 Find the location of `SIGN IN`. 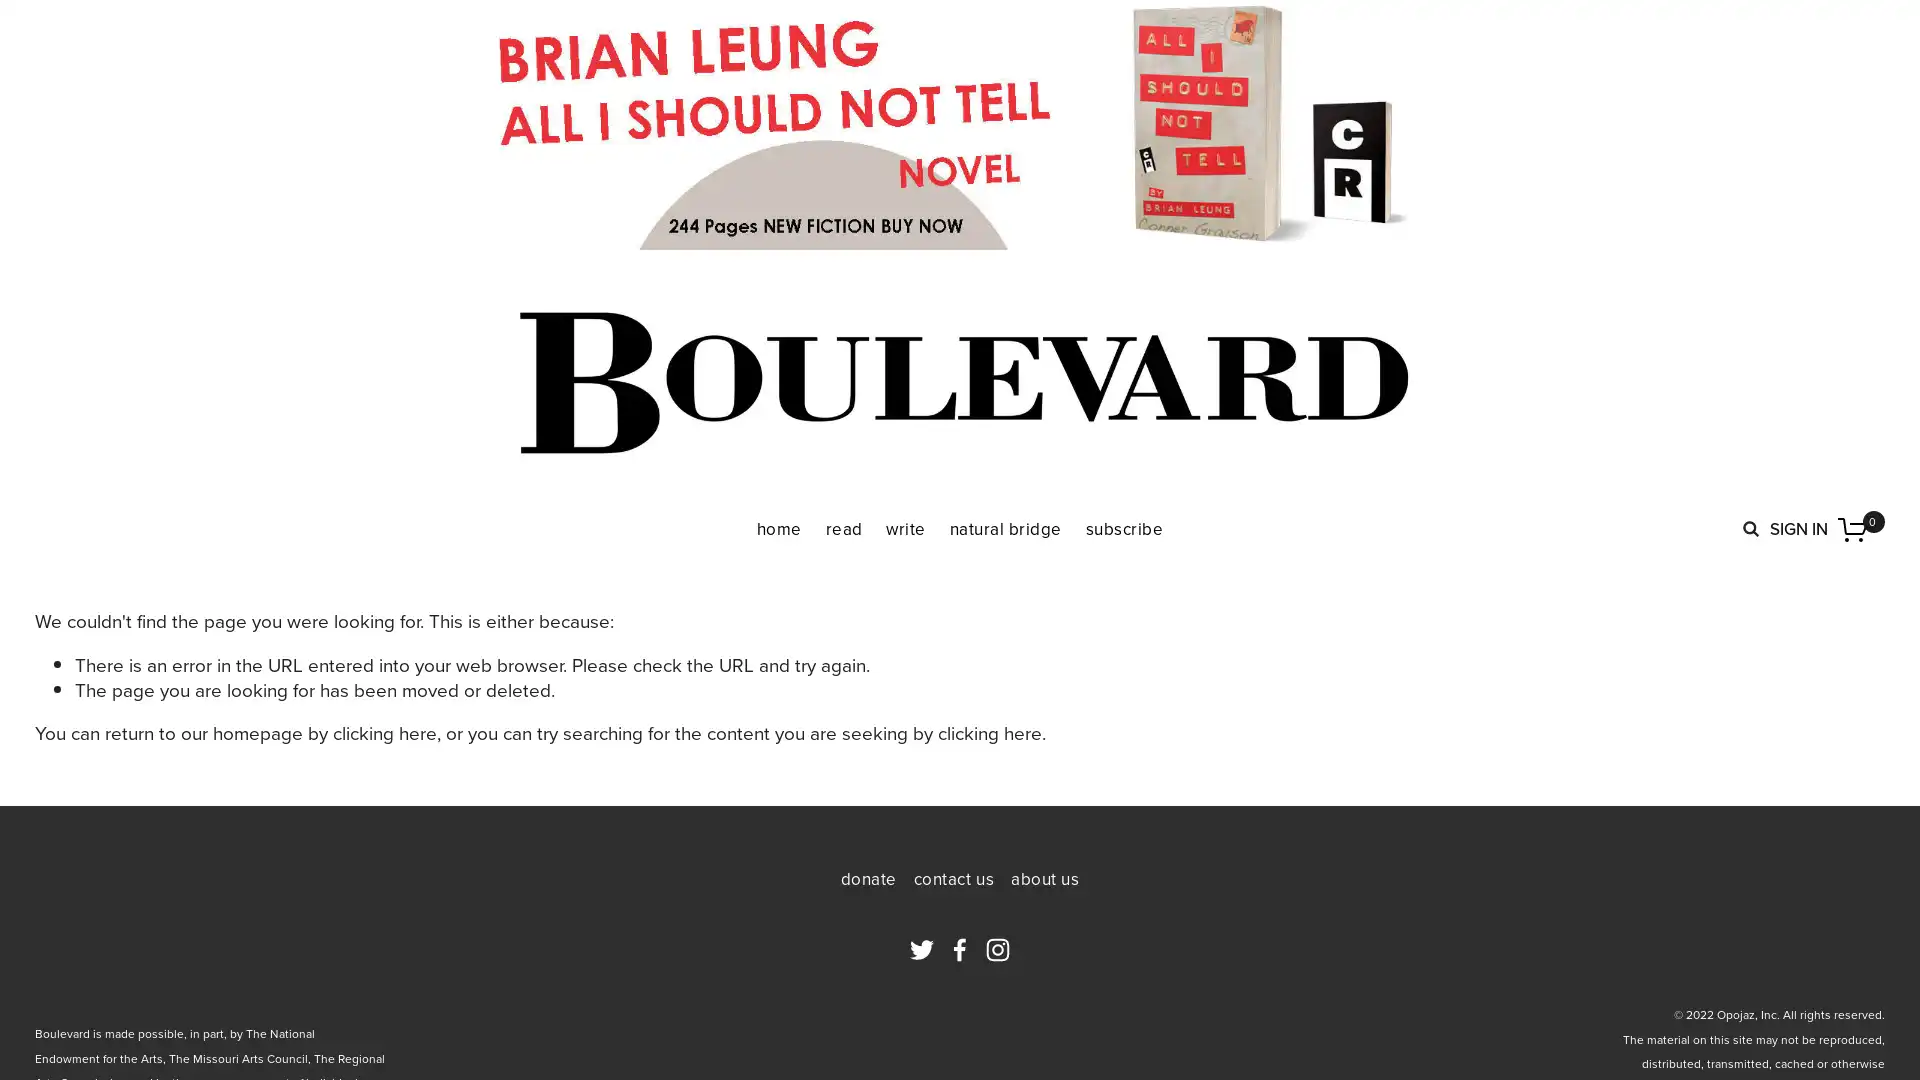

SIGN IN is located at coordinates (1798, 527).